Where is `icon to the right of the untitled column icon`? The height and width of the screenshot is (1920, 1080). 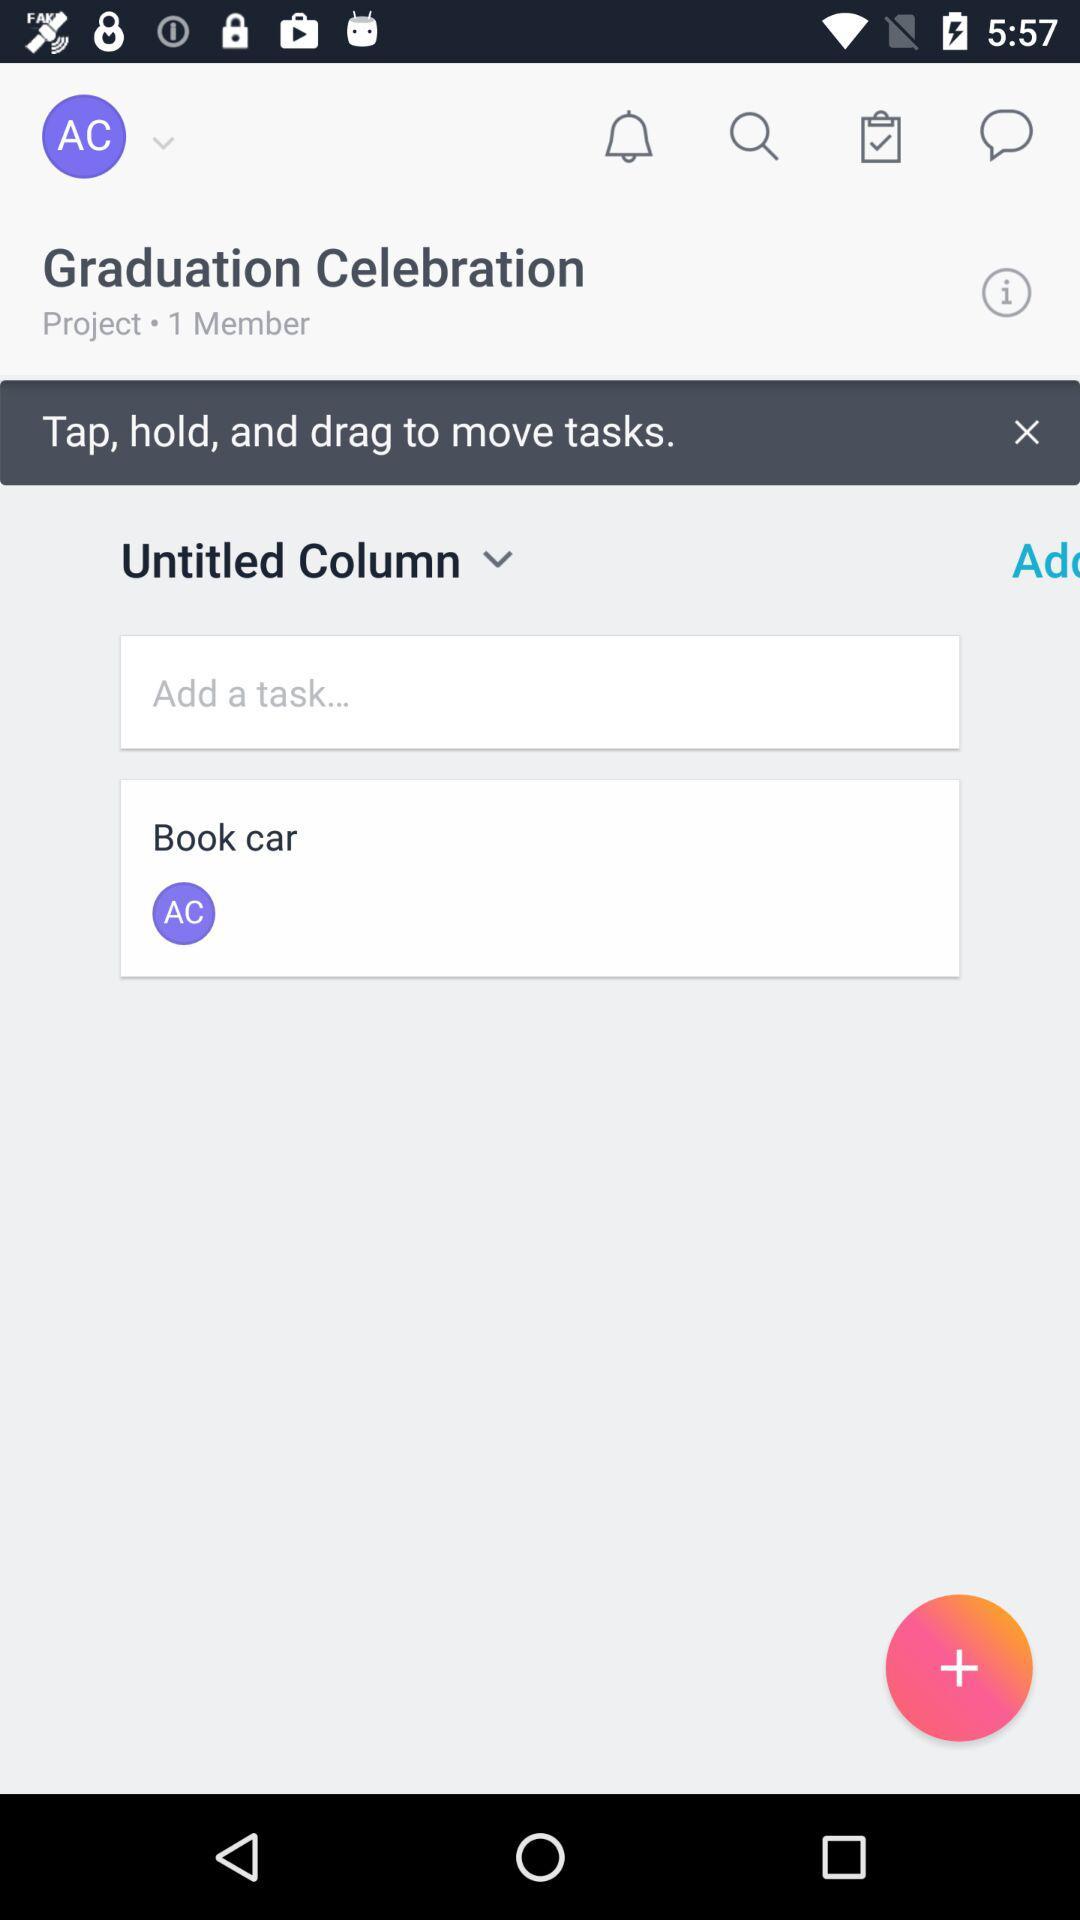 icon to the right of the untitled column icon is located at coordinates (496, 559).